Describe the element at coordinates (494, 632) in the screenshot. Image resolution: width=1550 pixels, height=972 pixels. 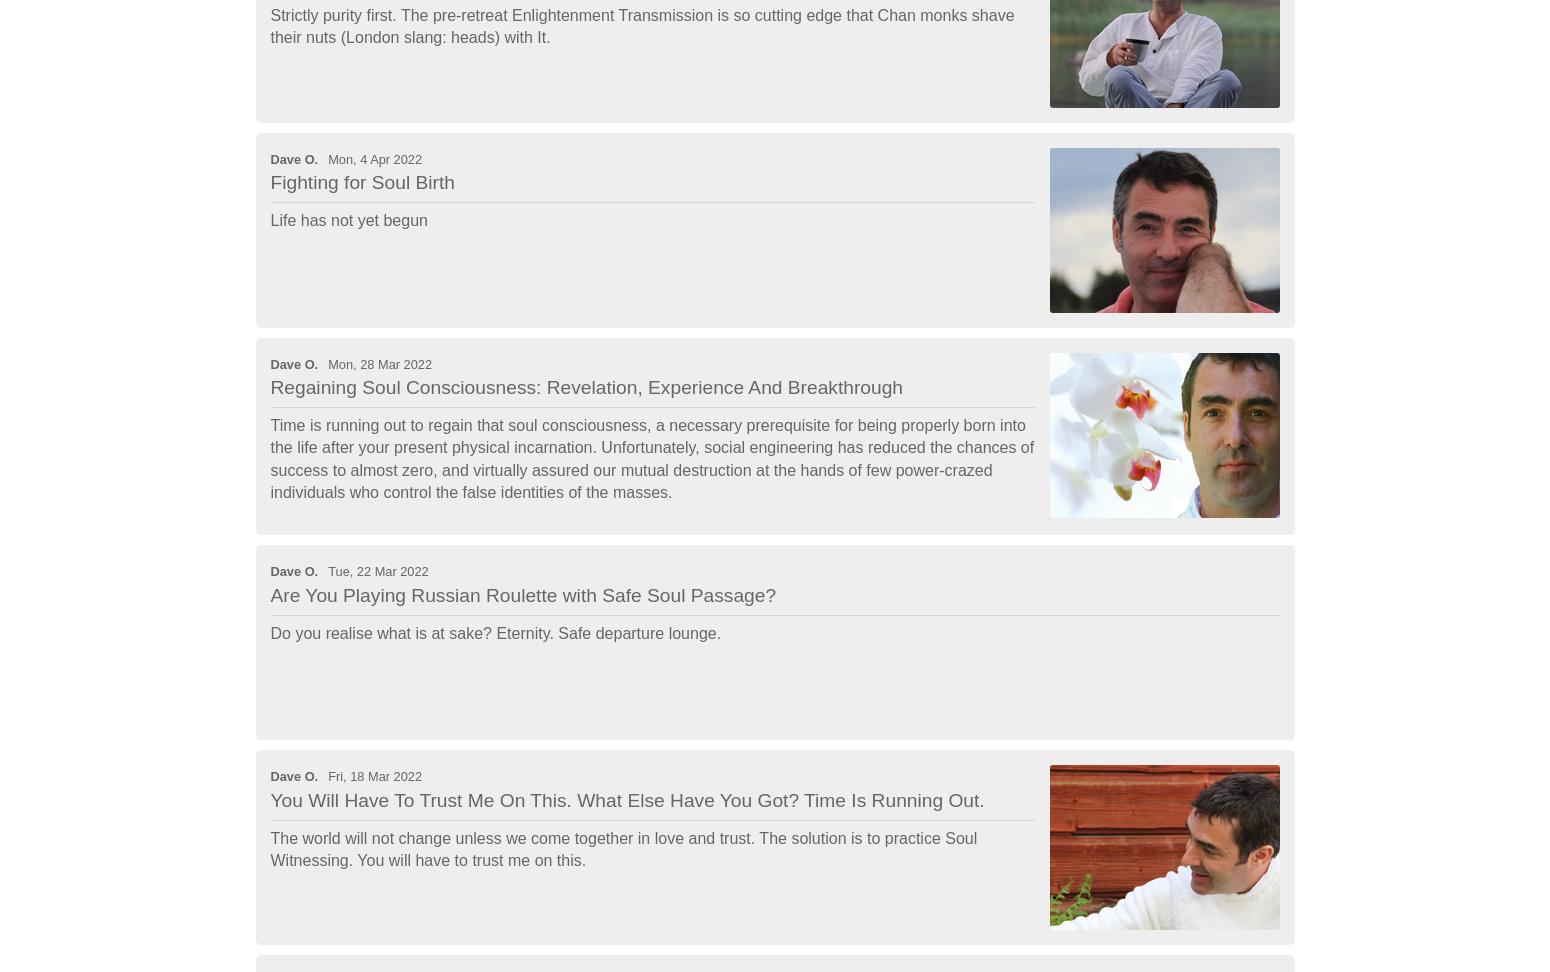
I see `'Do you realise what is at sake? Eternity. Safe departure lounge.'` at that location.